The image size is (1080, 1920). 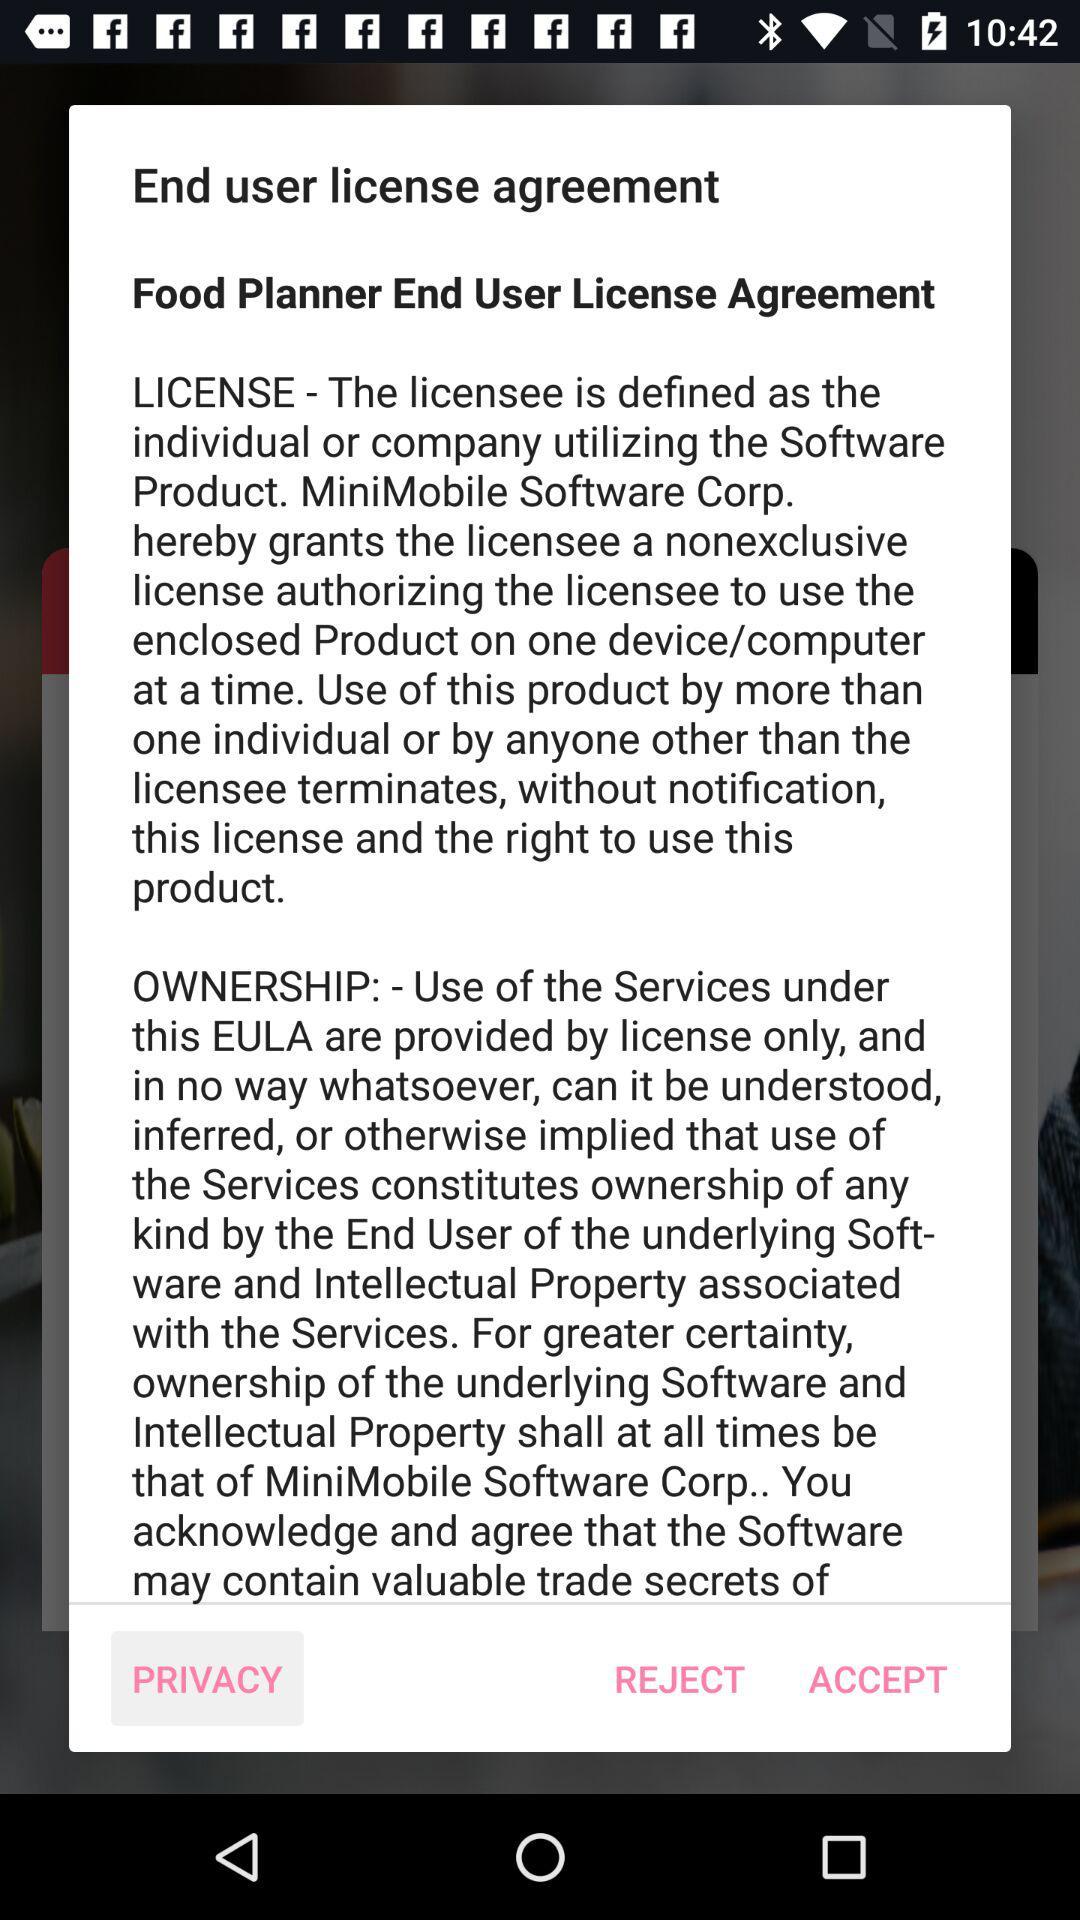 What do you see at coordinates (877, 1678) in the screenshot?
I see `the item next to the reject item` at bounding box center [877, 1678].